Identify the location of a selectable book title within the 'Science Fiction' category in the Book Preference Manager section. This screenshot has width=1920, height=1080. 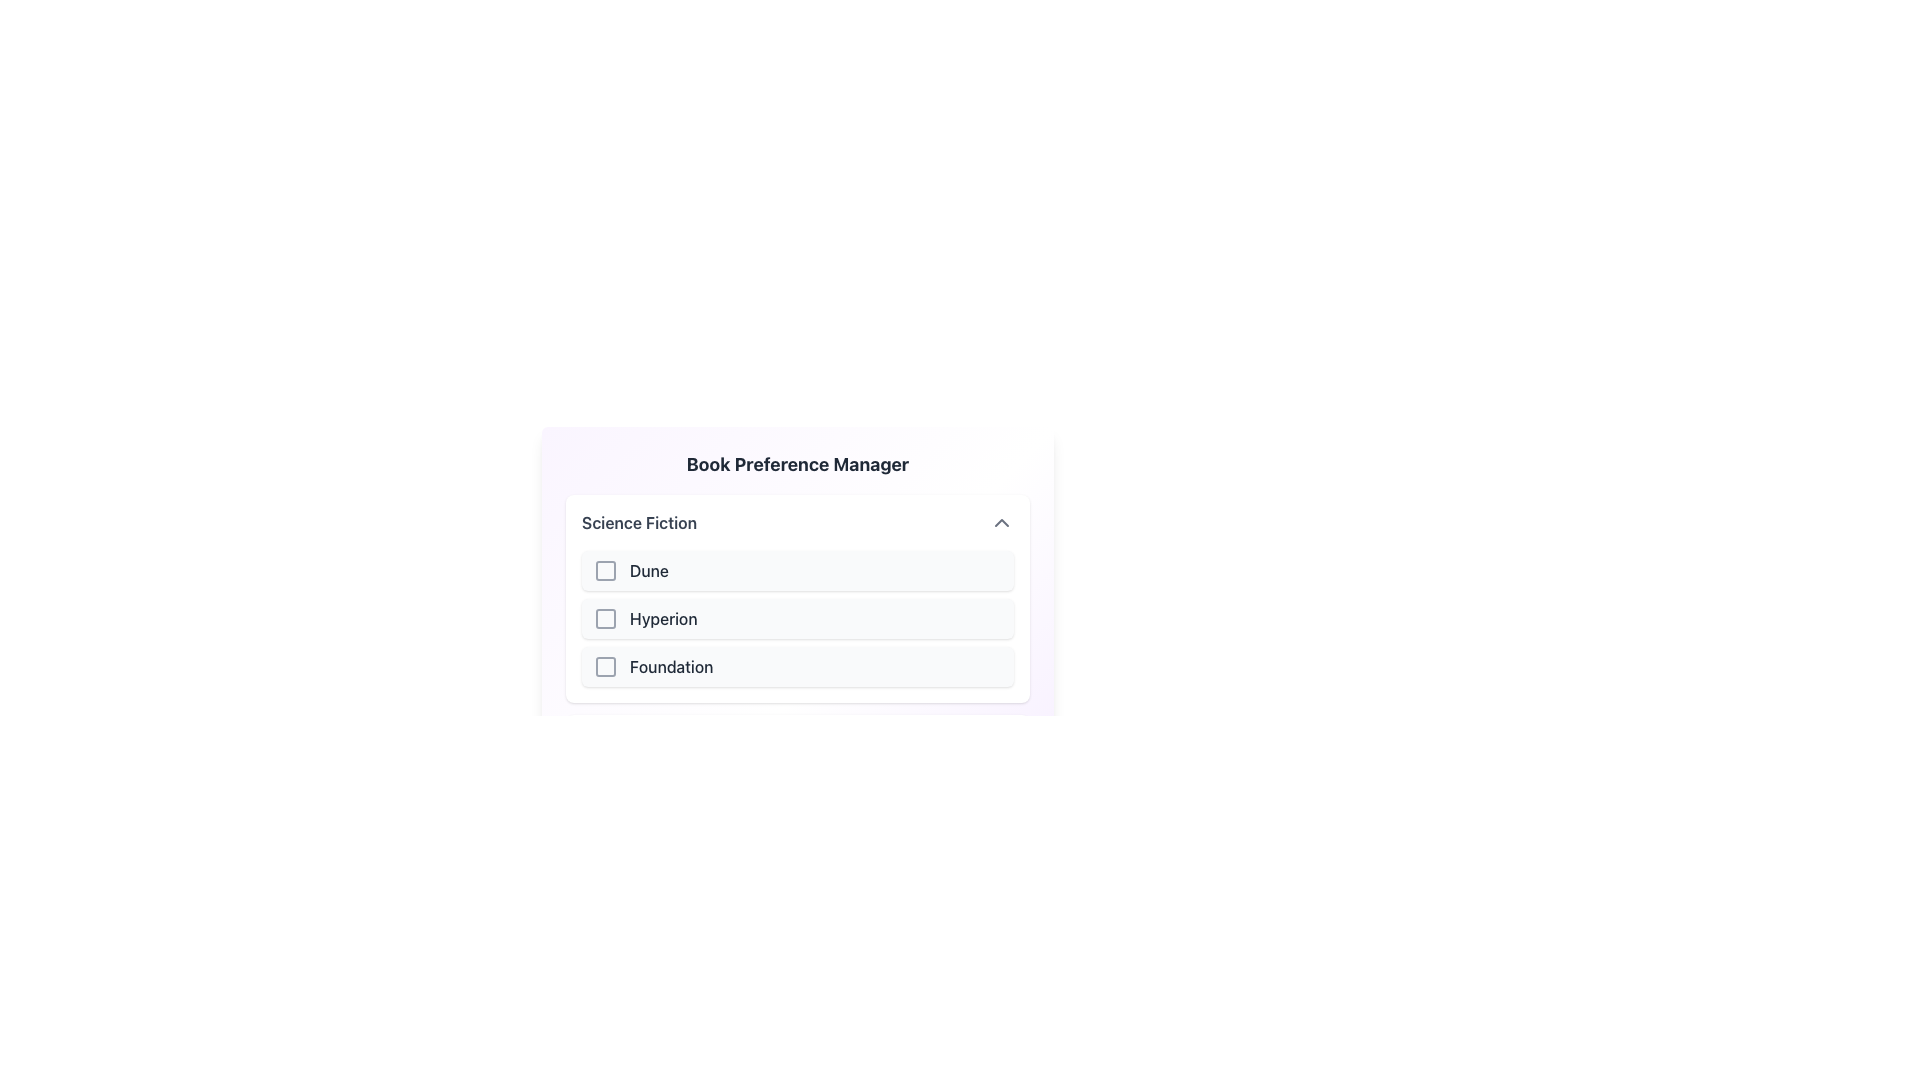
(796, 597).